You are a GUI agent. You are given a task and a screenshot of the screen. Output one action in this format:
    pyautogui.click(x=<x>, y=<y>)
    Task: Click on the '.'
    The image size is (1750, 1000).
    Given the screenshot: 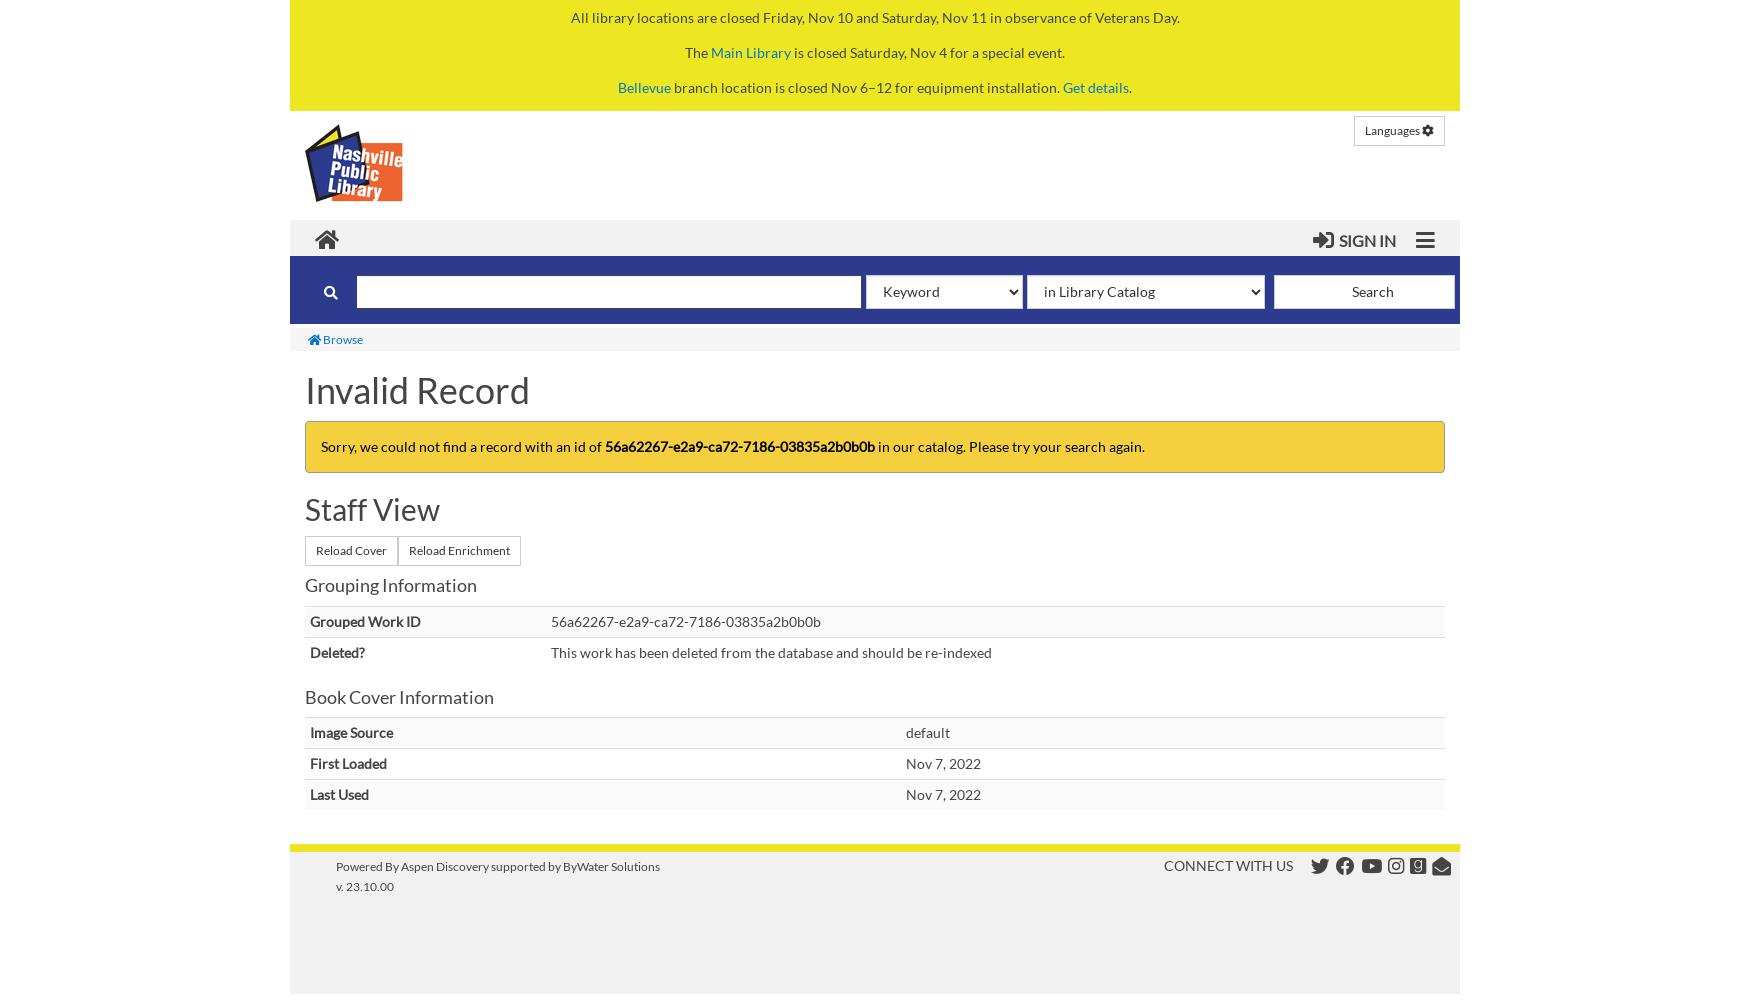 What is the action you would take?
    pyautogui.click(x=1129, y=86)
    